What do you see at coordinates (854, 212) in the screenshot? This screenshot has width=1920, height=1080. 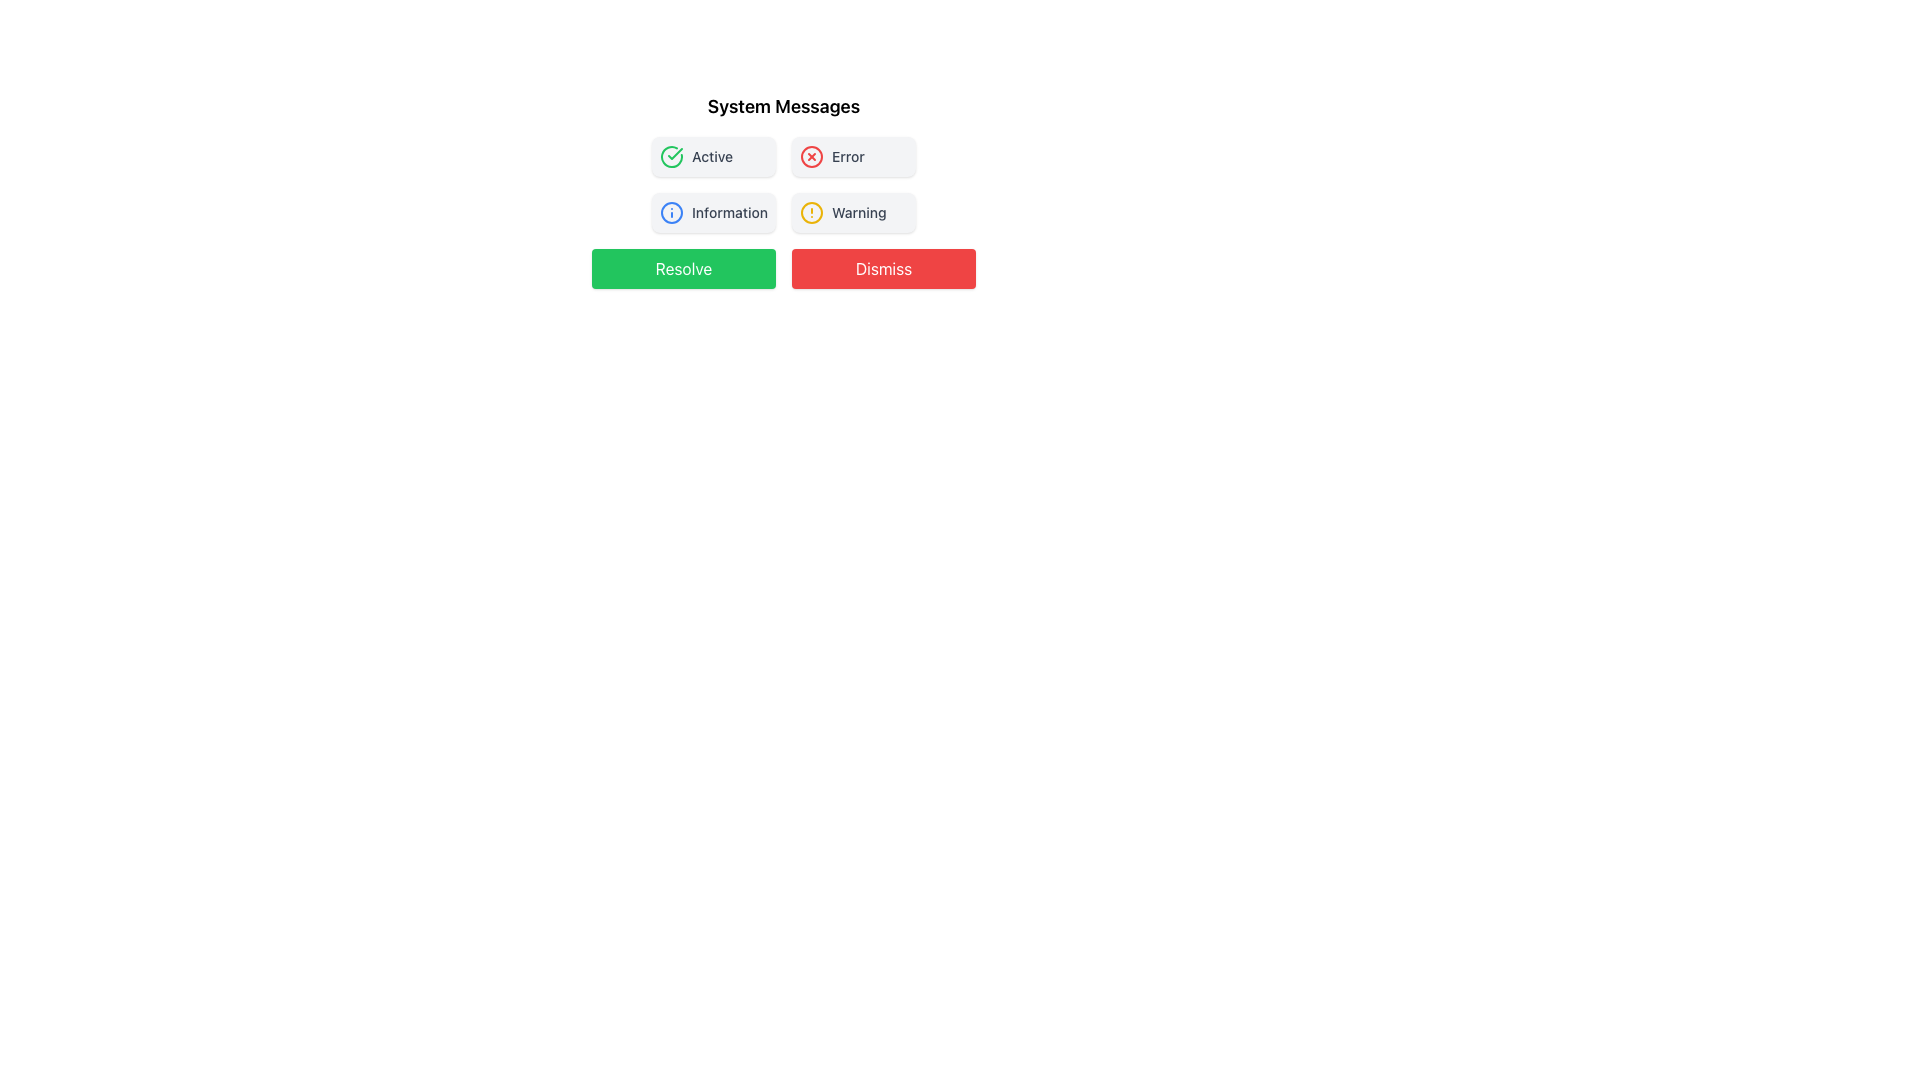 I see `the 'Warning' badge, which features a yellow caution circle icon on the left and is positioned in the bottom-right quadrant of the 'System Messages' grid` at bounding box center [854, 212].